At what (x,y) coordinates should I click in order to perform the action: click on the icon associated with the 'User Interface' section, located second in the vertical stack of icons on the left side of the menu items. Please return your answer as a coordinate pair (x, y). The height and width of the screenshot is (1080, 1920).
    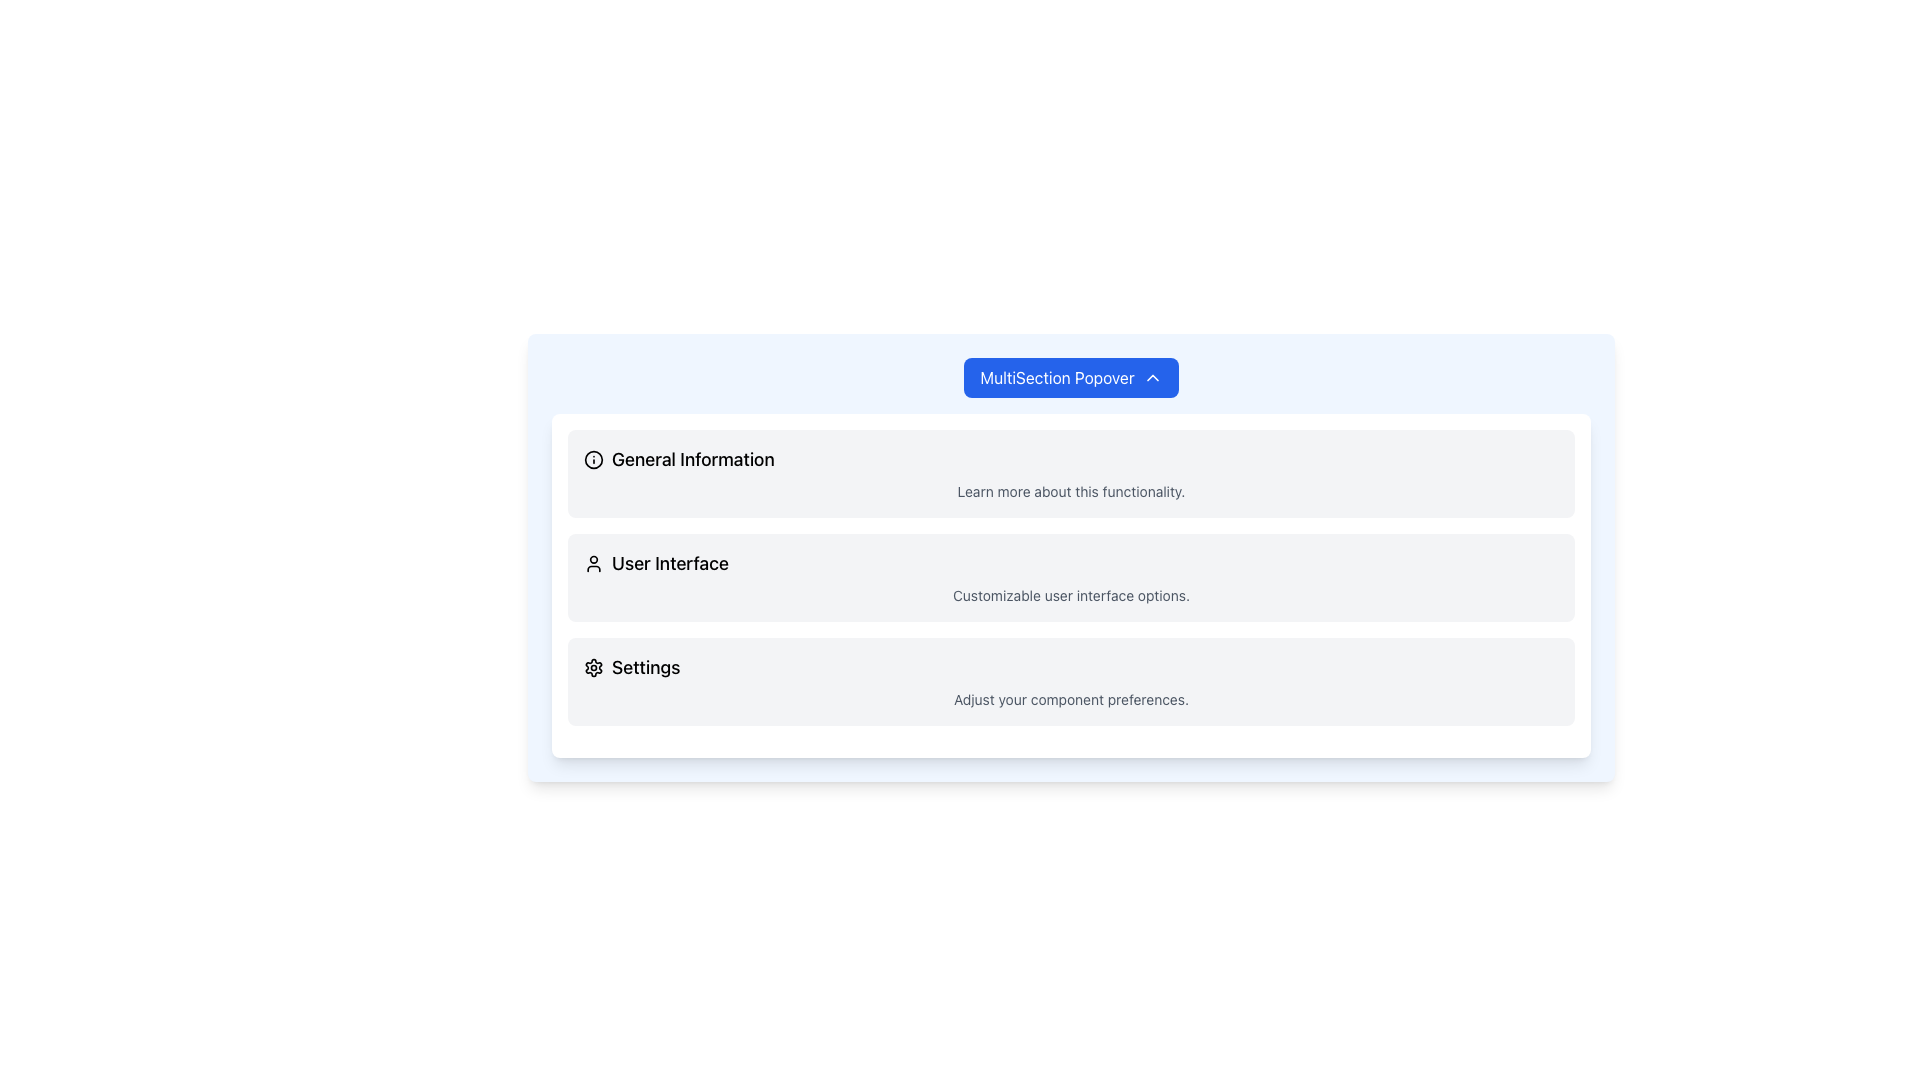
    Looking at the image, I should click on (593, 563).